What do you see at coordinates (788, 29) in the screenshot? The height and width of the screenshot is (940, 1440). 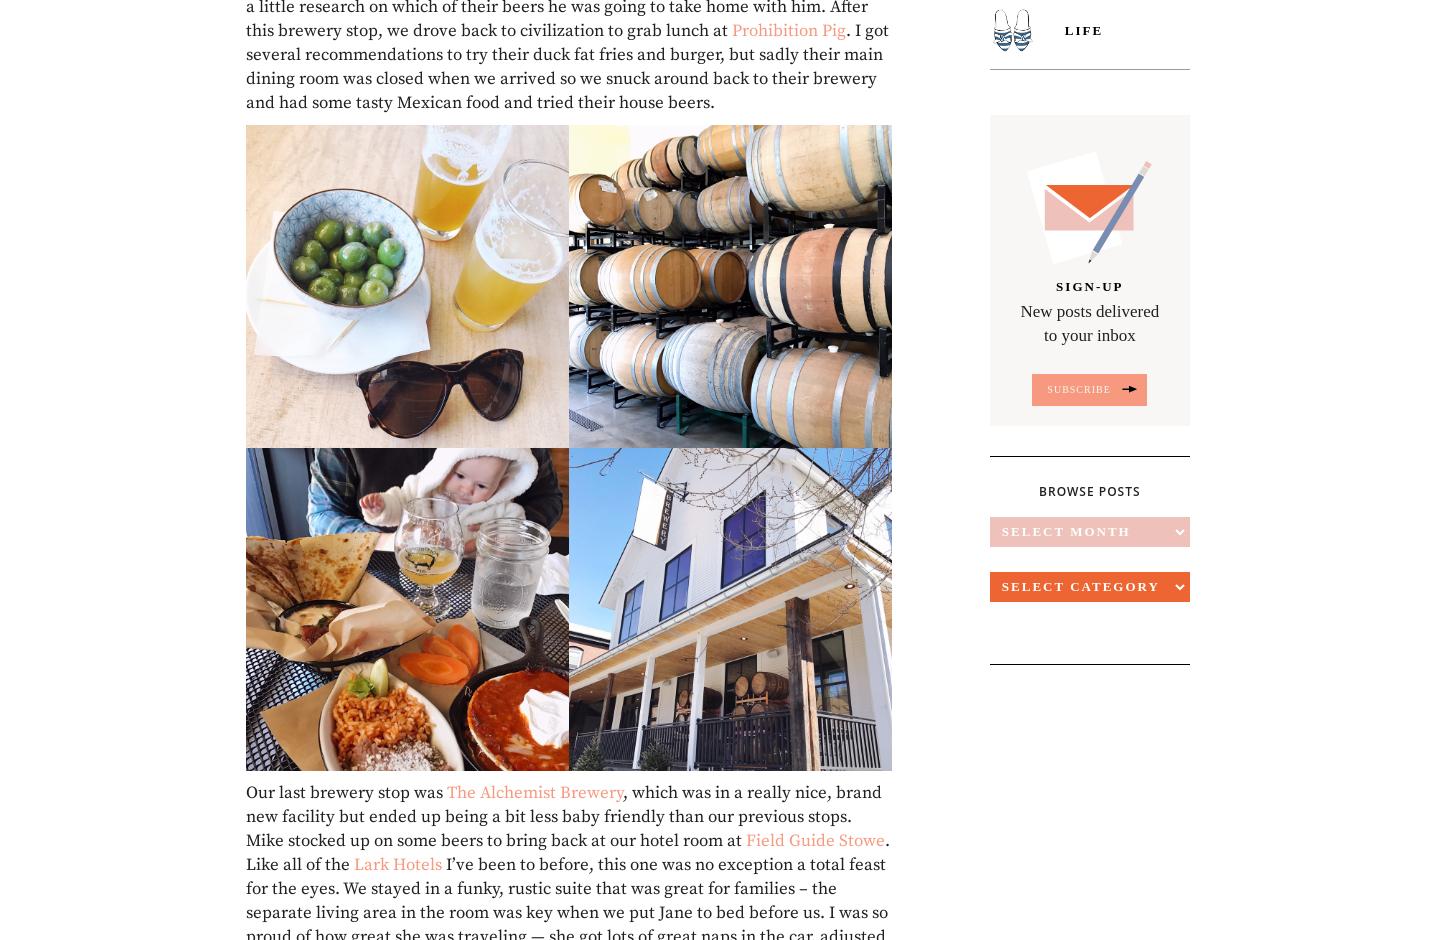 I see `'Prohibition Pig'` at bounding box center [788, 29].